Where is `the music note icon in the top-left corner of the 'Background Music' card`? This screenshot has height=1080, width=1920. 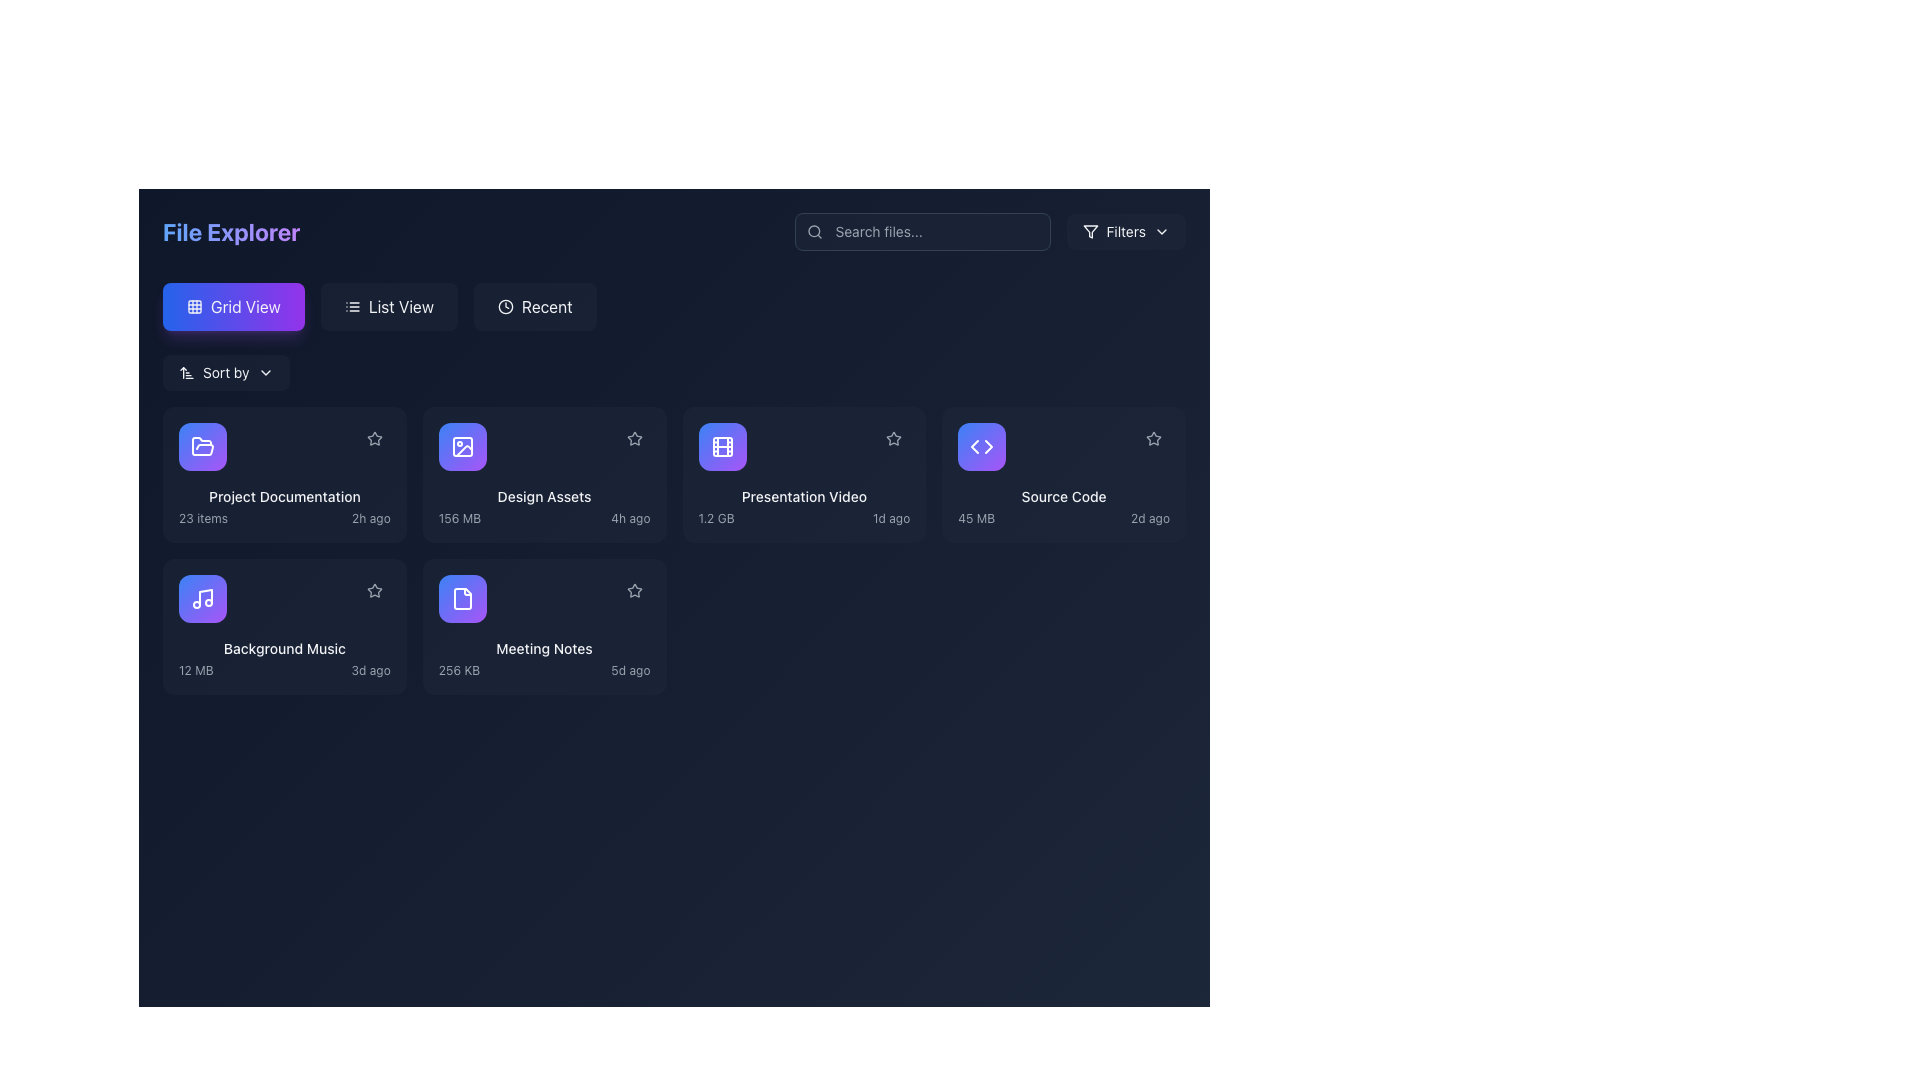
the music note icon in the top-left corner of the 'Background Music' card is located at coordinates (202, 597).